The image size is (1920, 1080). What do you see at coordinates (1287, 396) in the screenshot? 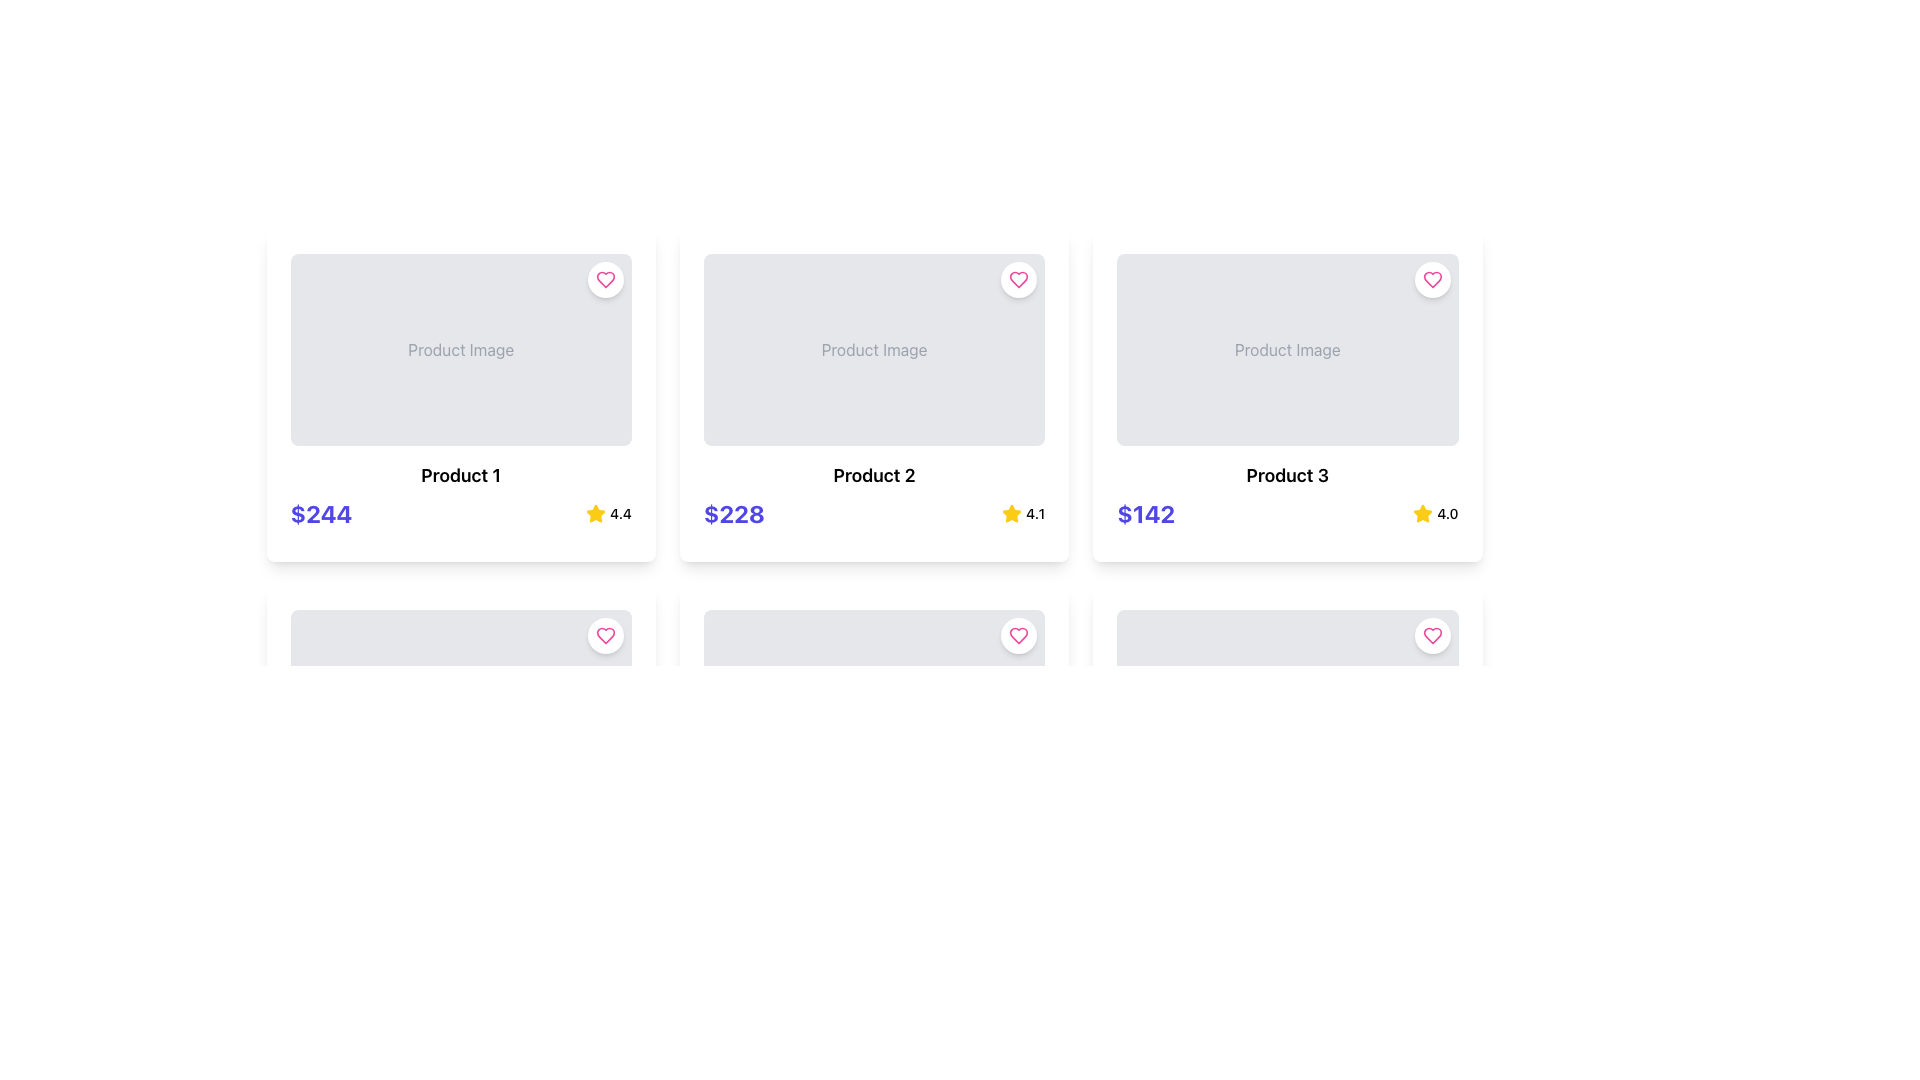
I see `the third product card in the grid layout` at bounding box center [1287, 396].